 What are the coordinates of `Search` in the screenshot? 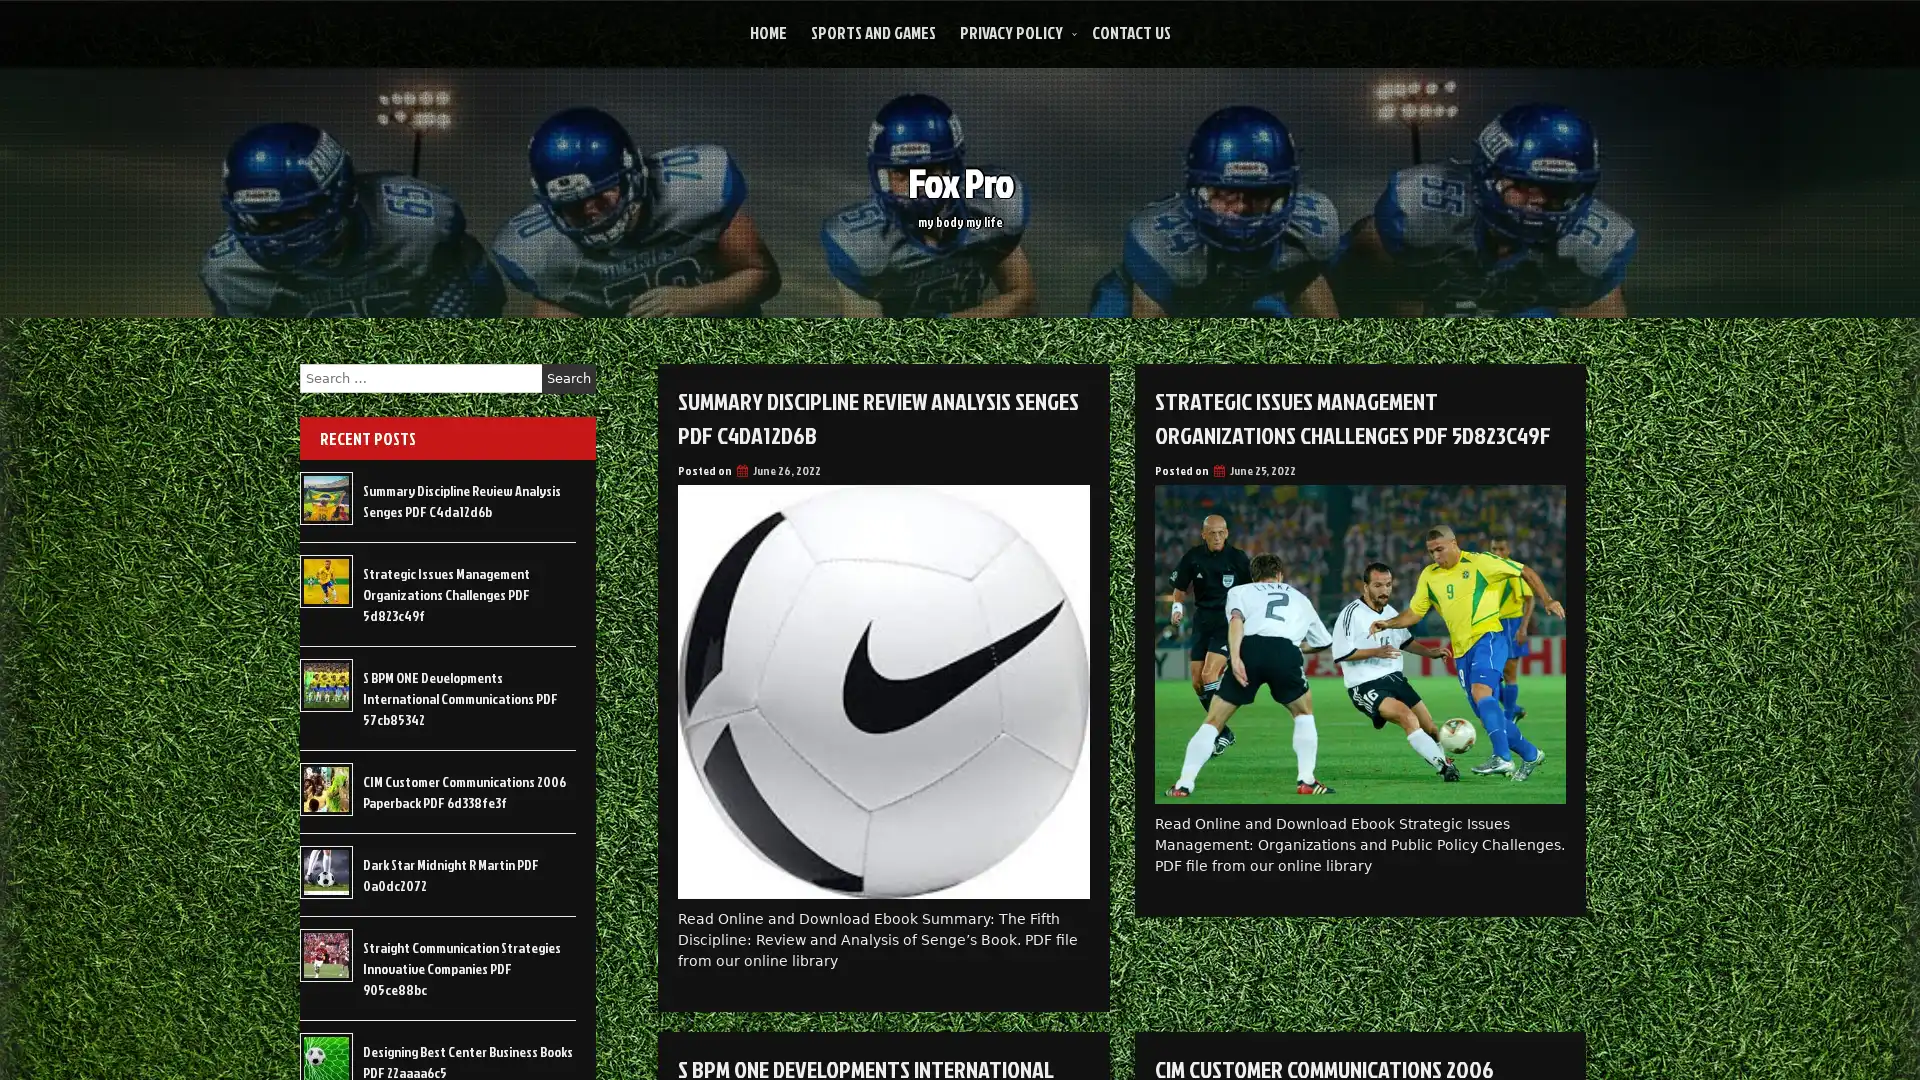 It's located at (568, 378).